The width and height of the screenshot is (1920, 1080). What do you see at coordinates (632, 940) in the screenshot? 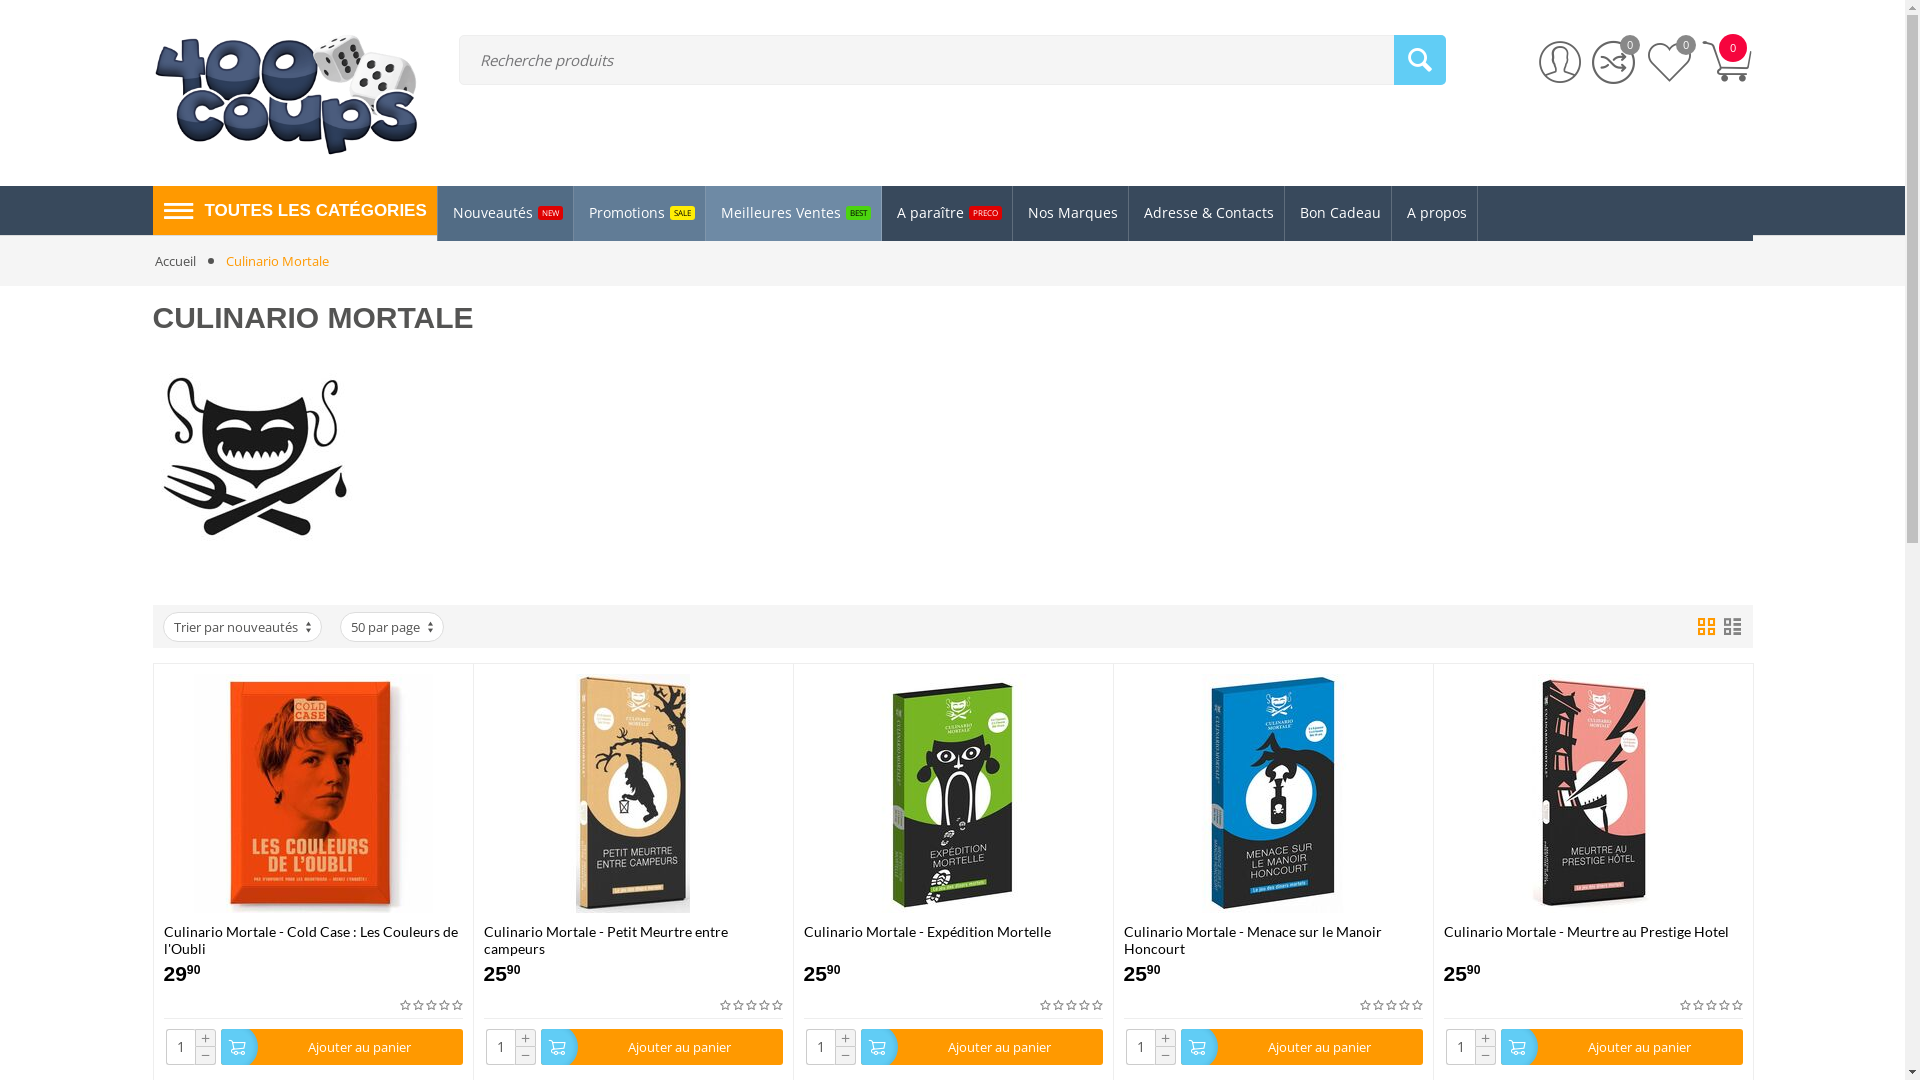
I see `'Culinario Mortale - Petit Meurtre entre campeurs'` at bounding box center [632, 940].